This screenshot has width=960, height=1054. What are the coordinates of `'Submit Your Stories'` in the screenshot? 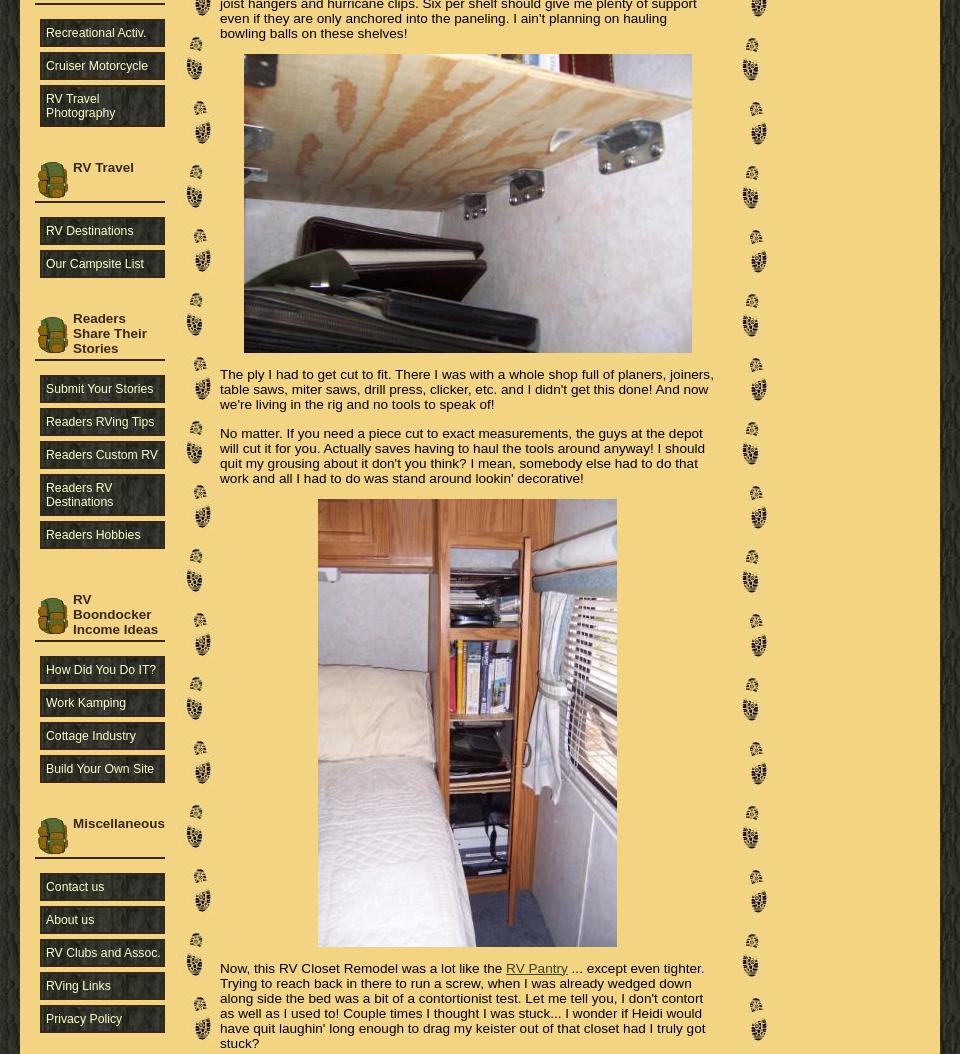 It's located at (99, 386).